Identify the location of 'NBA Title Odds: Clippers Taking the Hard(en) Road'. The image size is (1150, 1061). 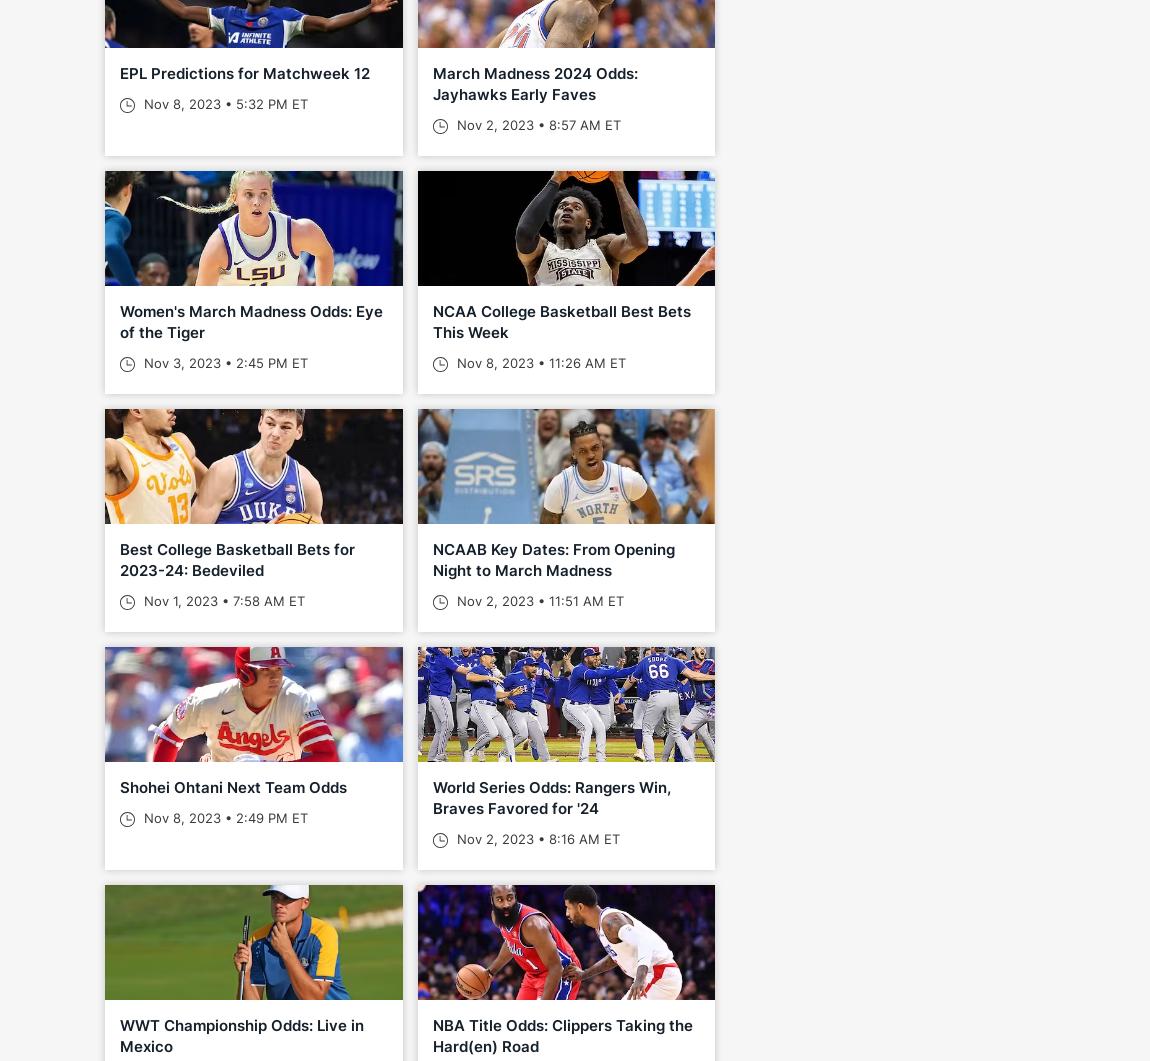
(432, 1034).